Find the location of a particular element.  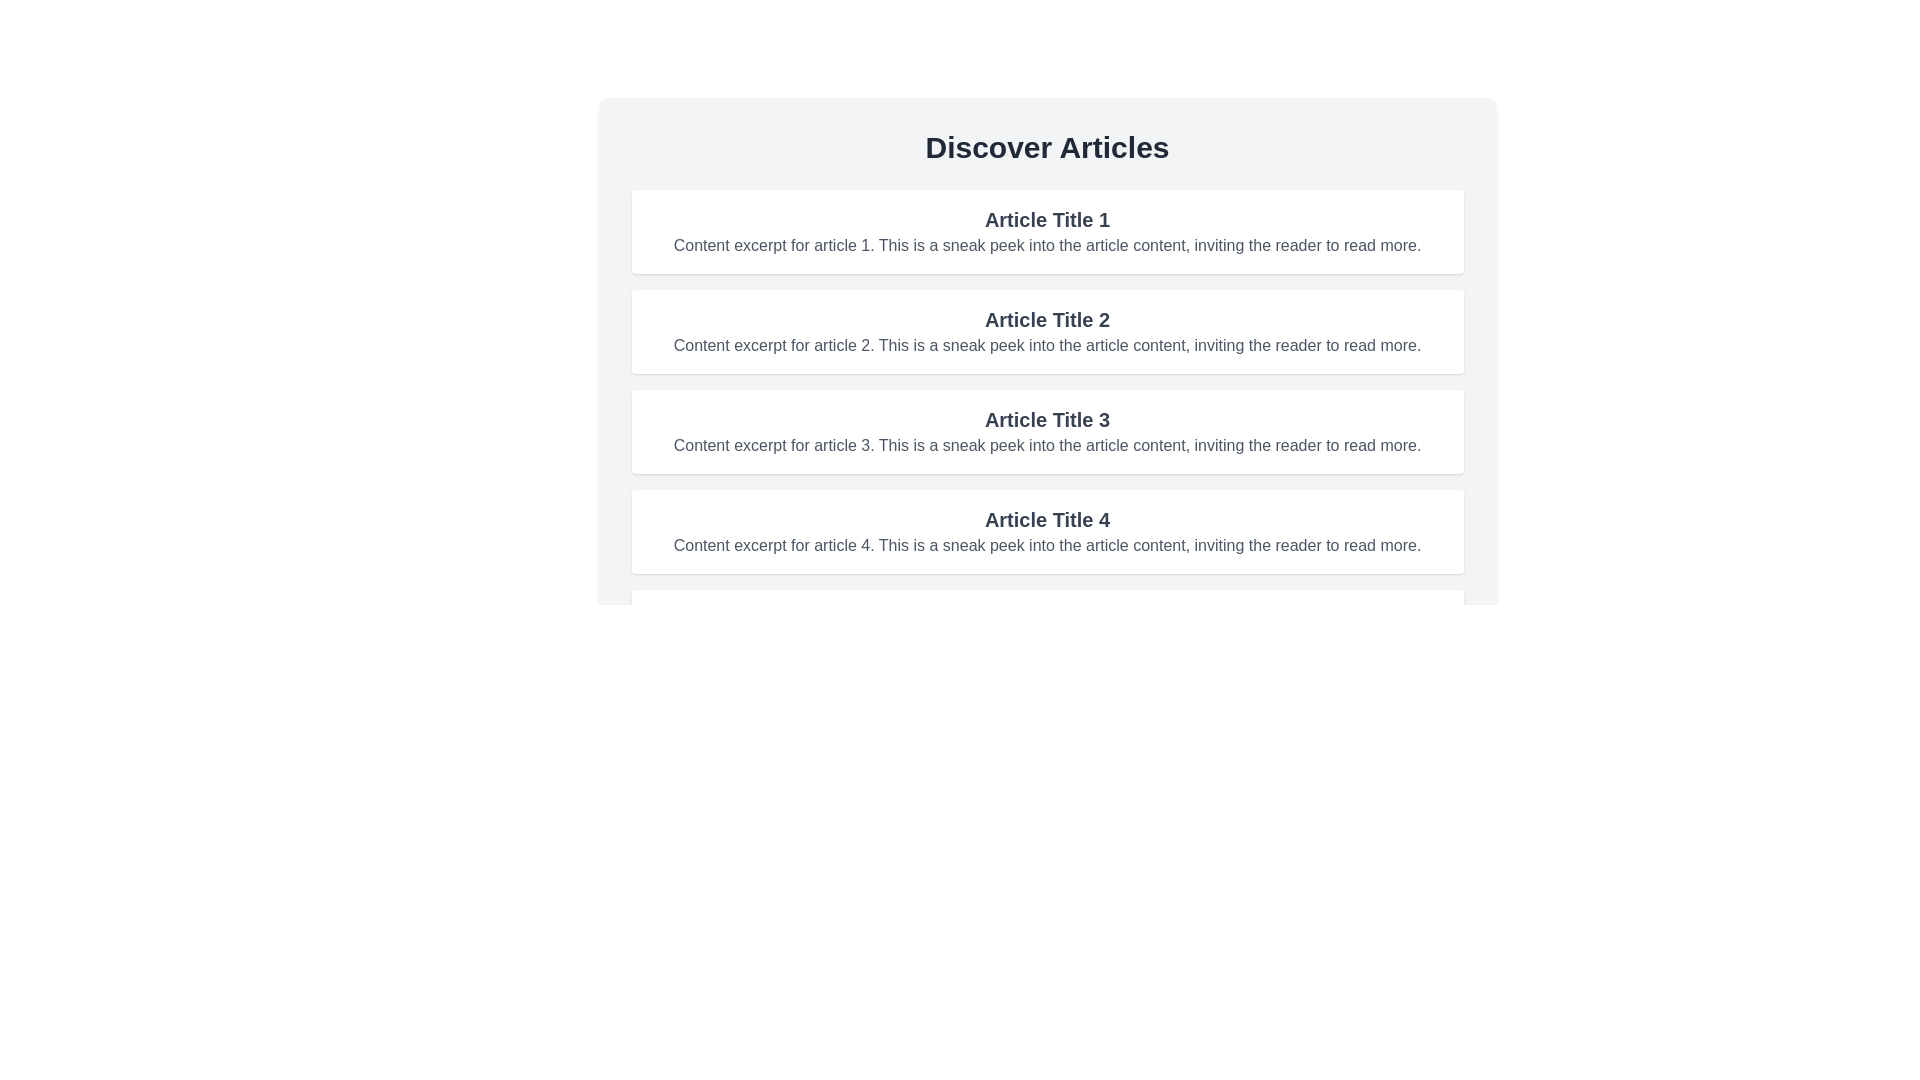

the text element located in the second card below the title 'Article Title 2' is located at coordinates (1046, 345).